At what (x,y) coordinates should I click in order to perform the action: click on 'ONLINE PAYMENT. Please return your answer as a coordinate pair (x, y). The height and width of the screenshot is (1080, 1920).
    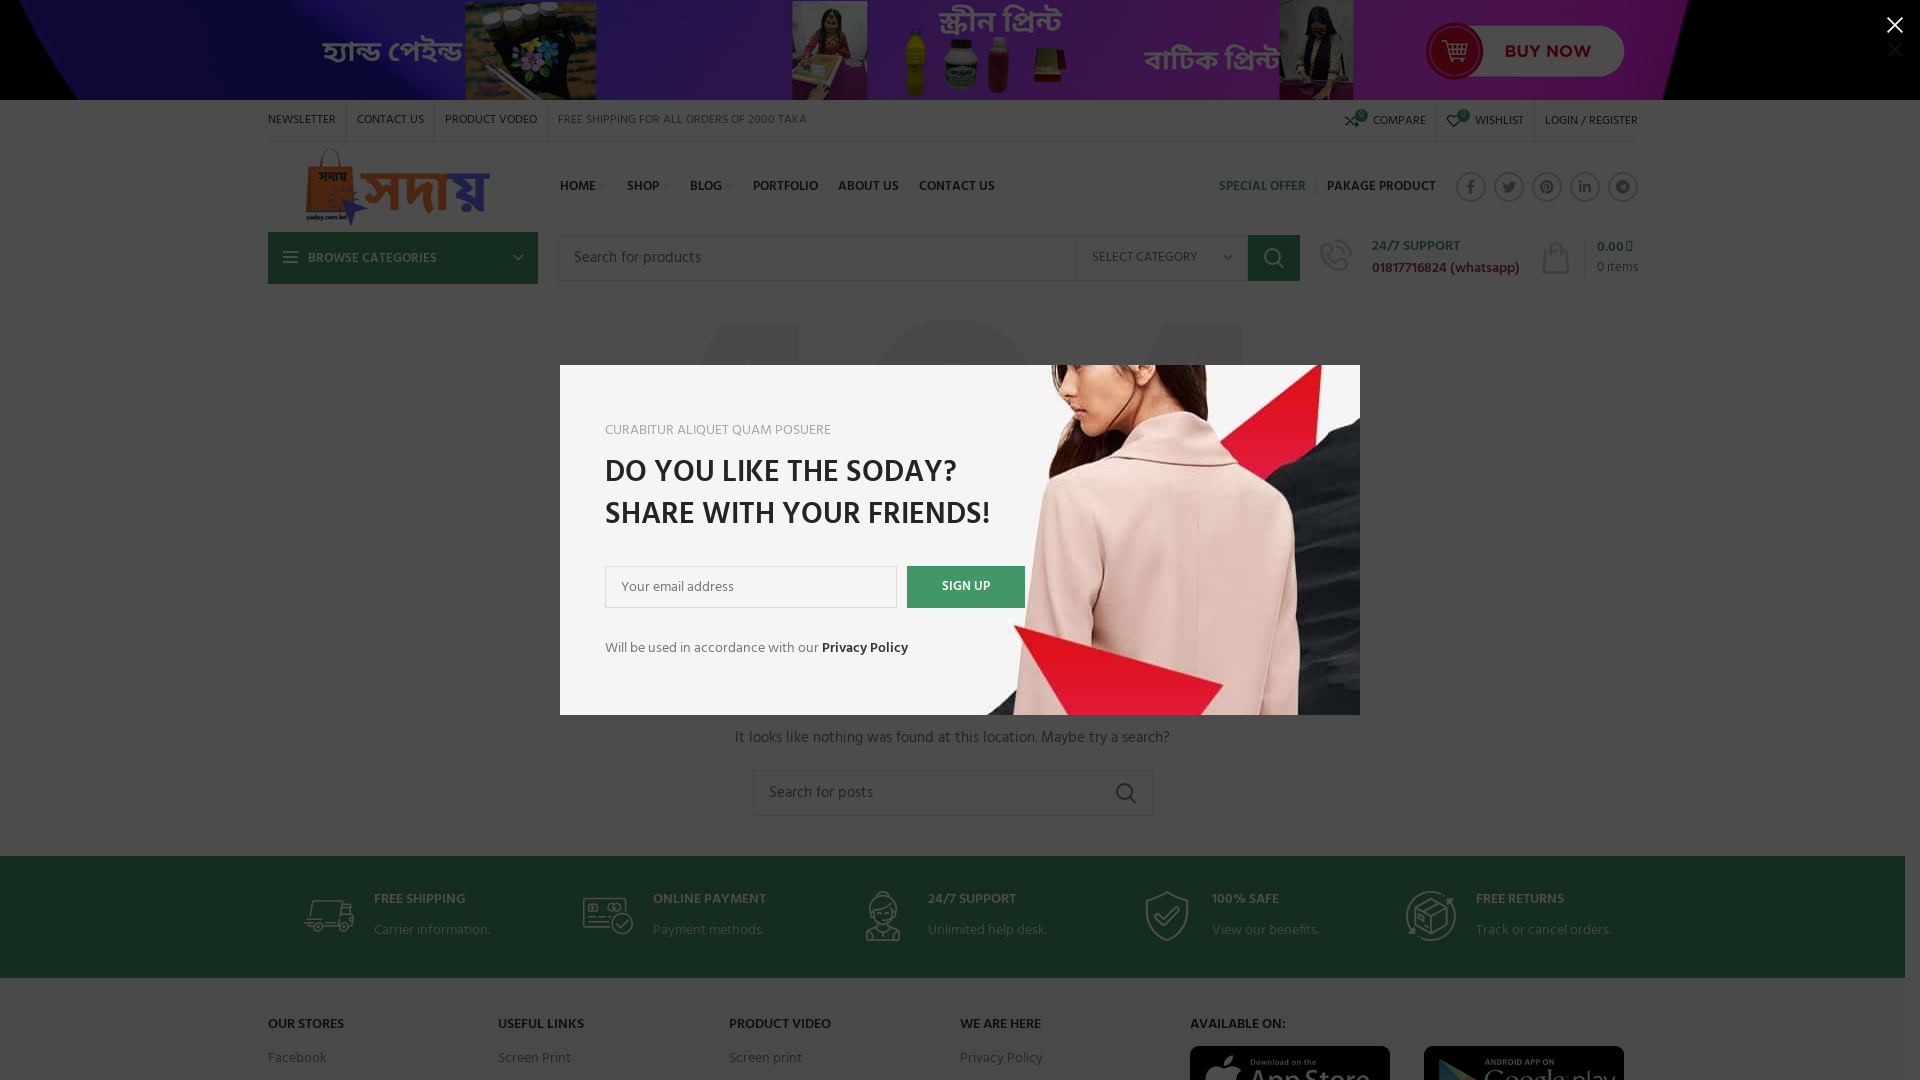
    Looking at the image, I should click on (674, 916).